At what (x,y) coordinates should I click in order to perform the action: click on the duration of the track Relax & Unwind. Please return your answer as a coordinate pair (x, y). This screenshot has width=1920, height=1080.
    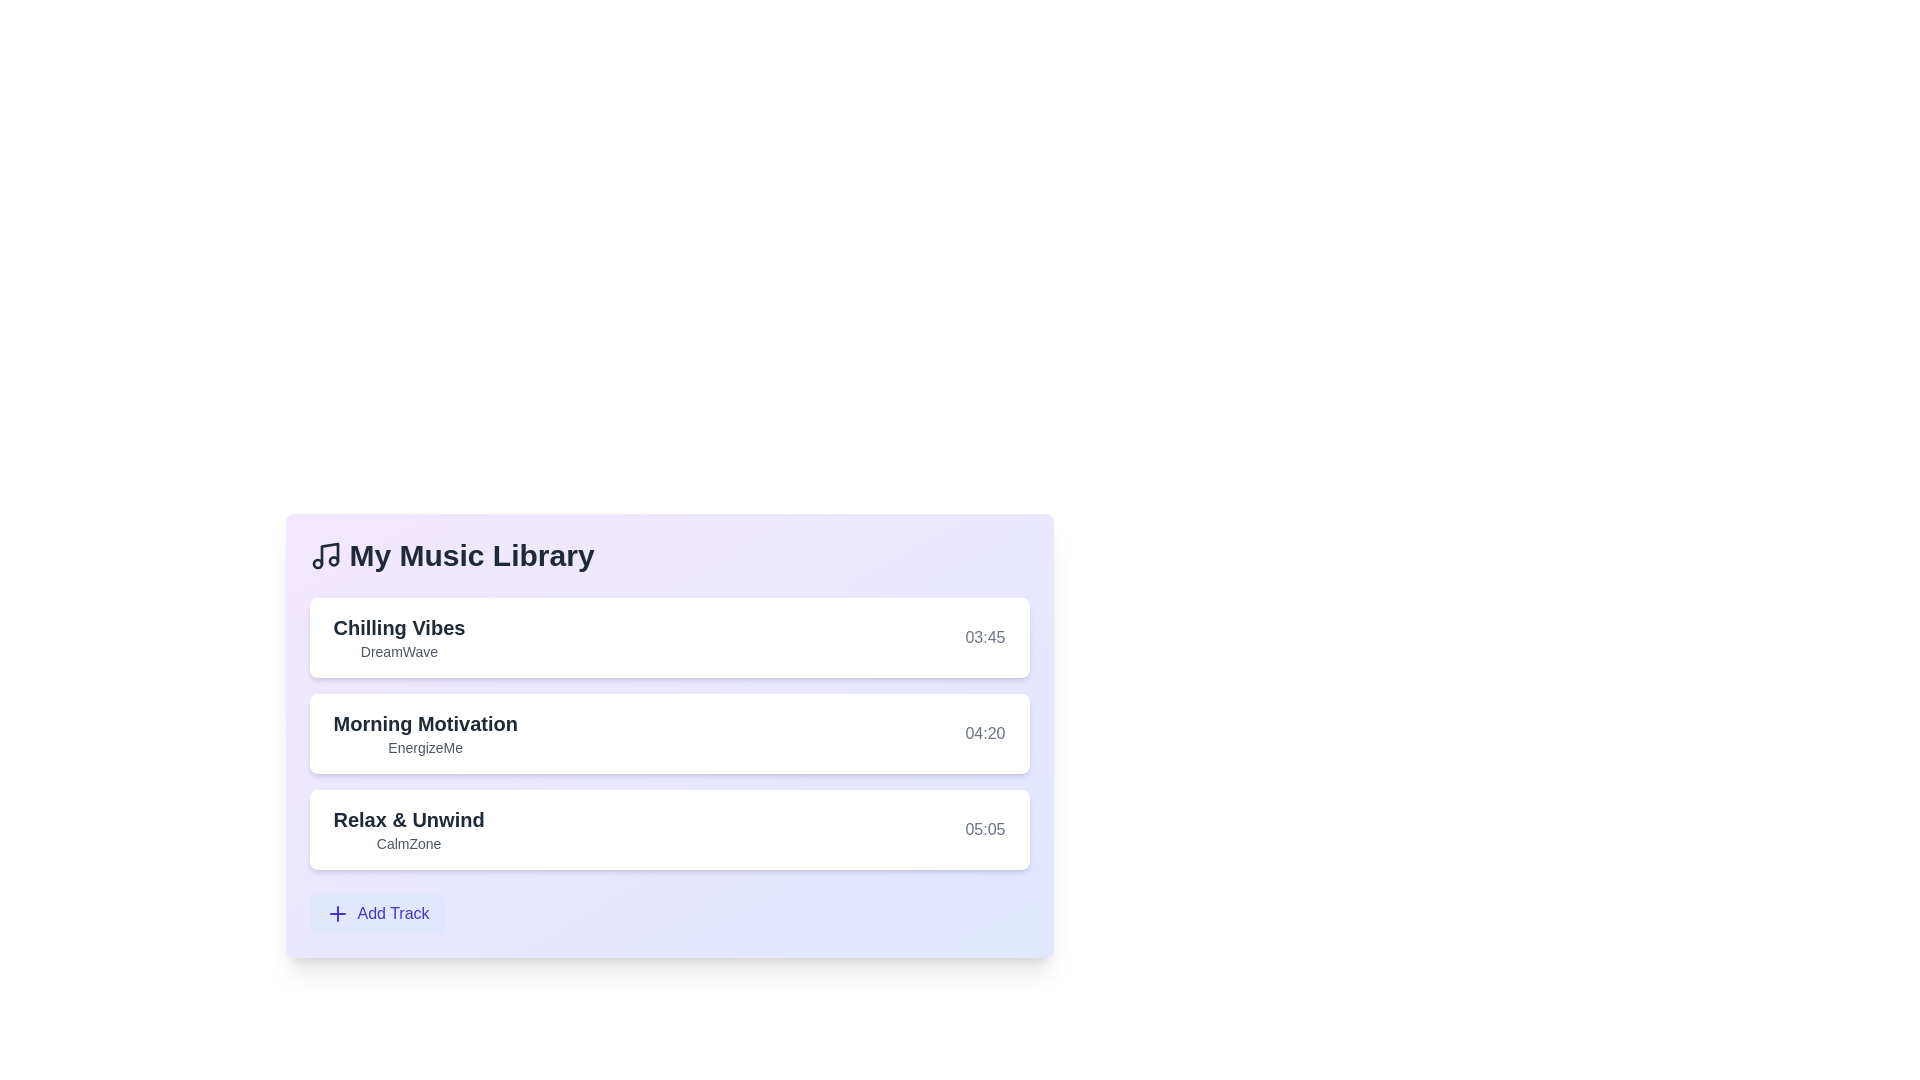
    Looking at the image, I should click on (984, 829).